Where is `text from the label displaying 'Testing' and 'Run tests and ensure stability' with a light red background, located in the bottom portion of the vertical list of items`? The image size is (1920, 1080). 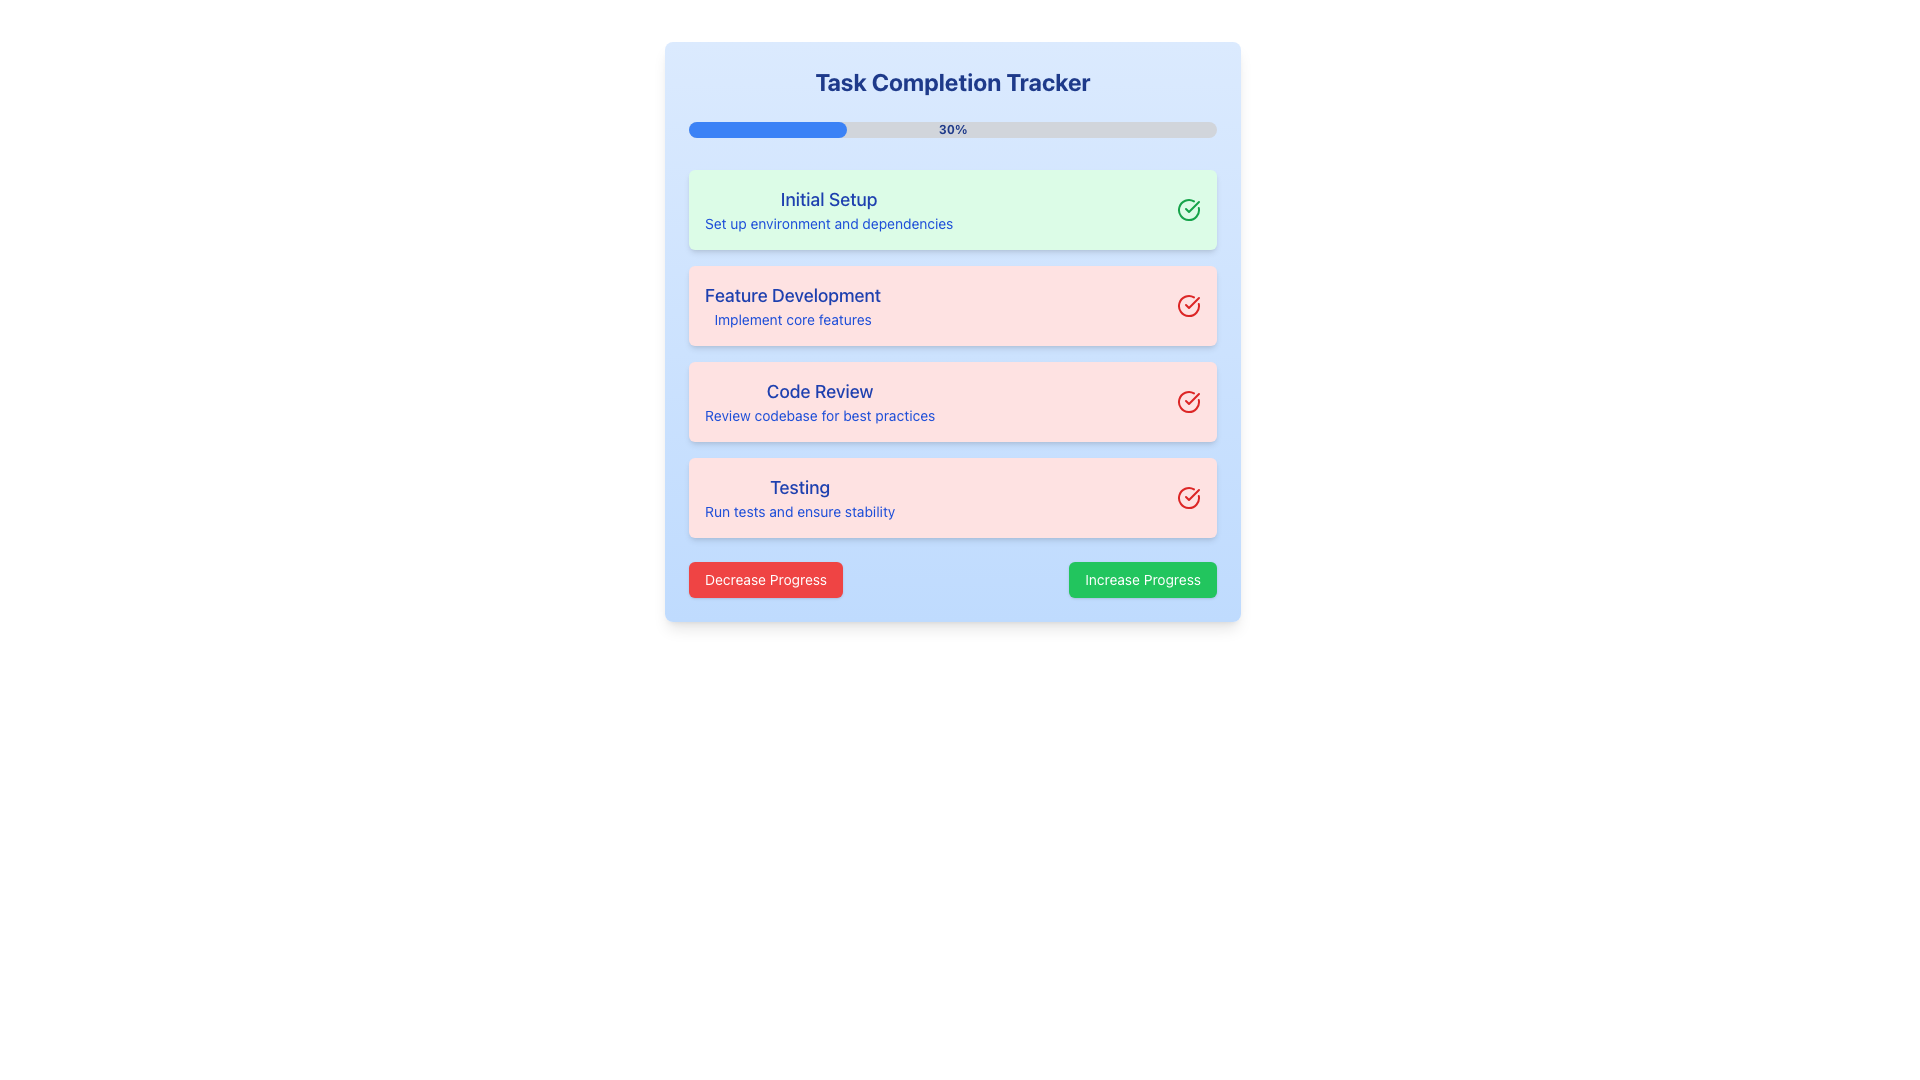
text from the label displaying 'Testing' and 'Run tests and ensure stability' with a light red background, located in the bottom portion of the vertical list of items is located at coordinates (800, 496).